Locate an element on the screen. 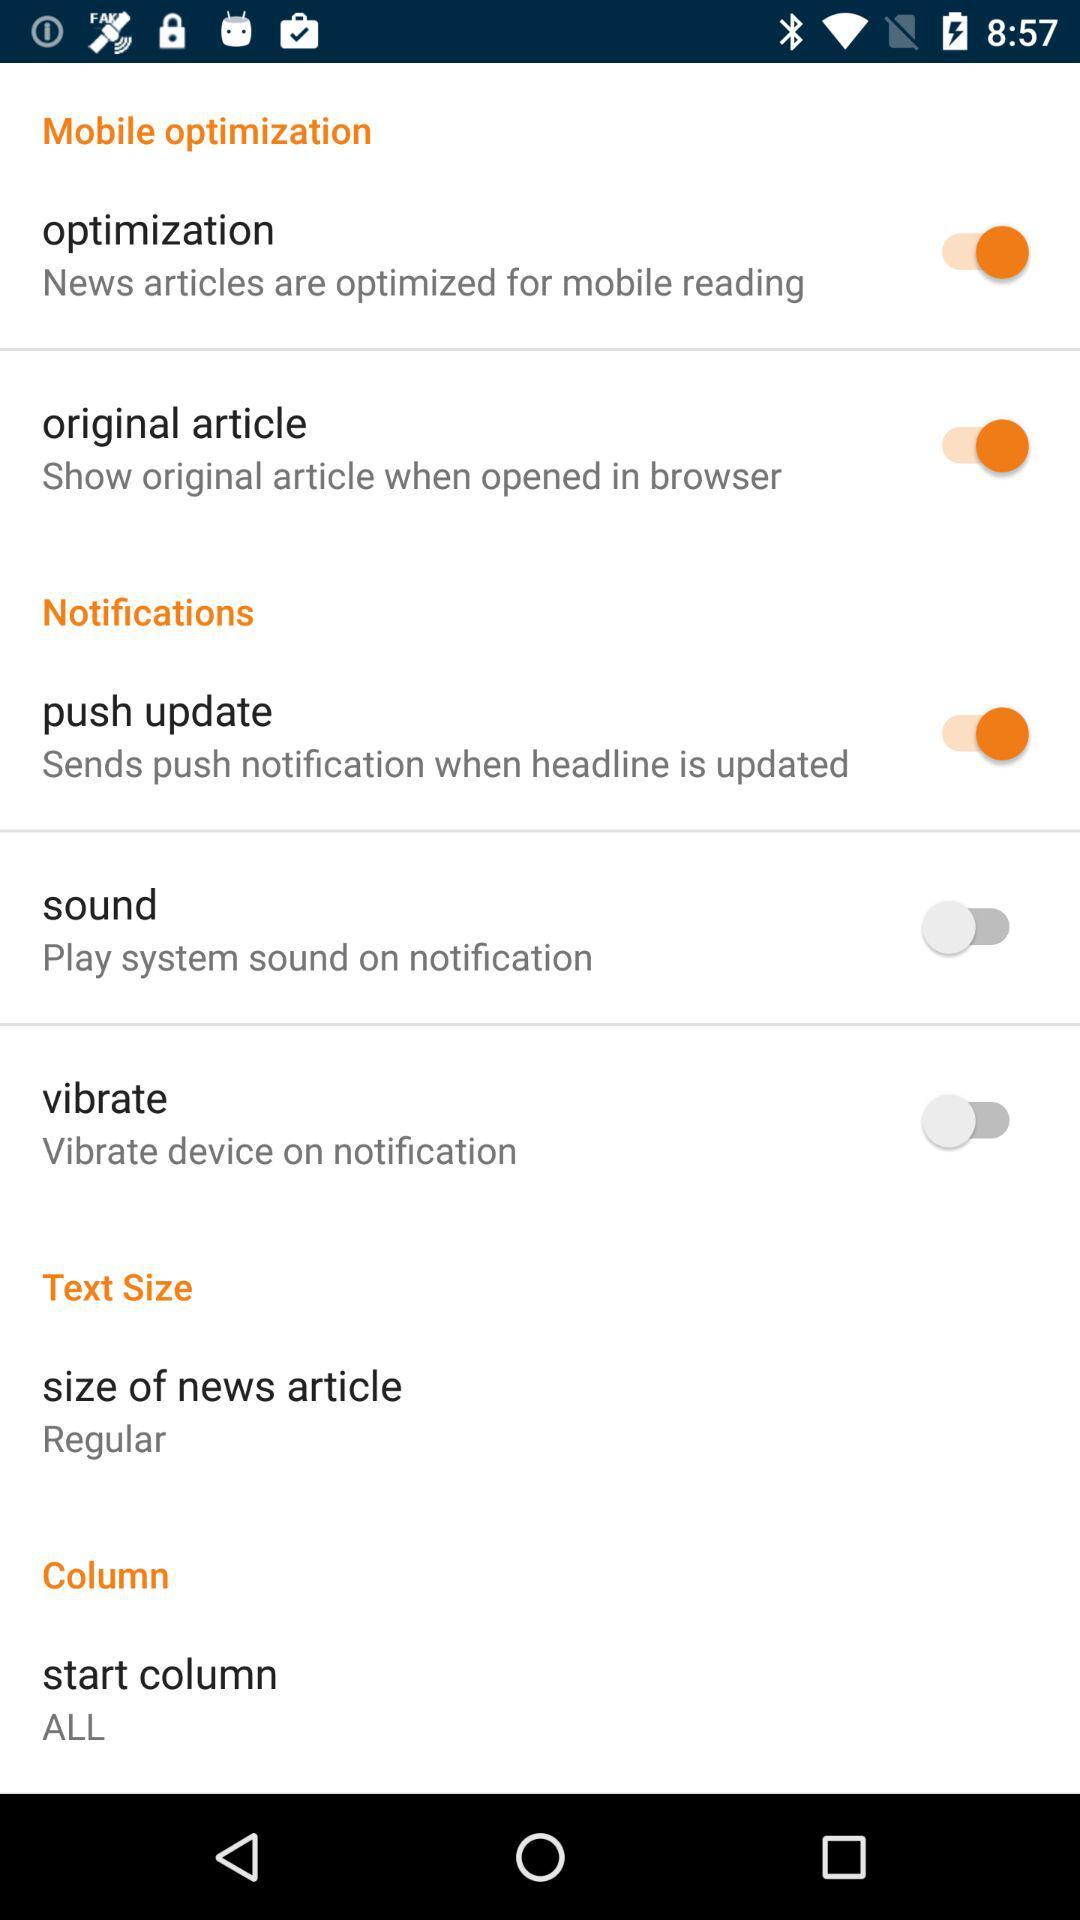 The width and height of the screenshot is (1080, 1920). icon below size of news app is located at coordinates (104, 1436).